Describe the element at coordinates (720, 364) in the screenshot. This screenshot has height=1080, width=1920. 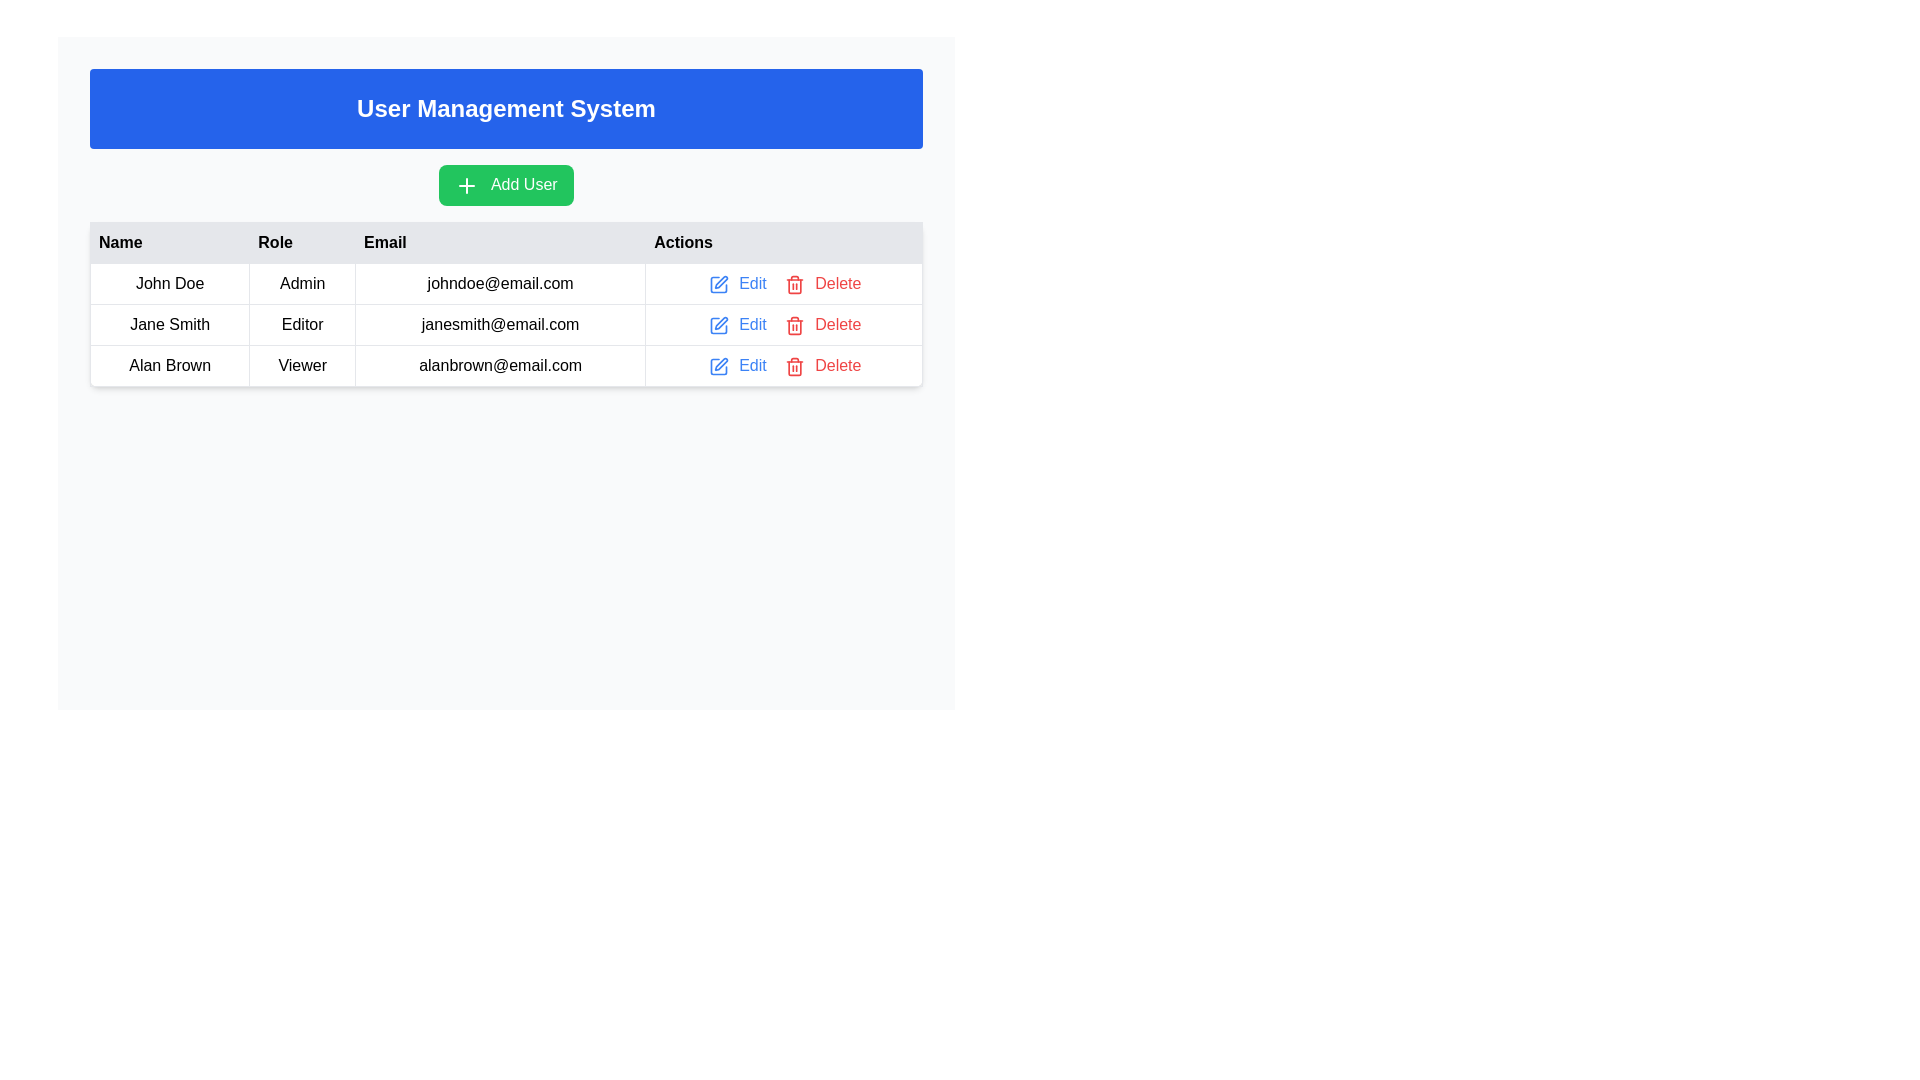
I see `the 'edit action' graphic icon located in the last row of the table under the 'Actions' column` at that location.